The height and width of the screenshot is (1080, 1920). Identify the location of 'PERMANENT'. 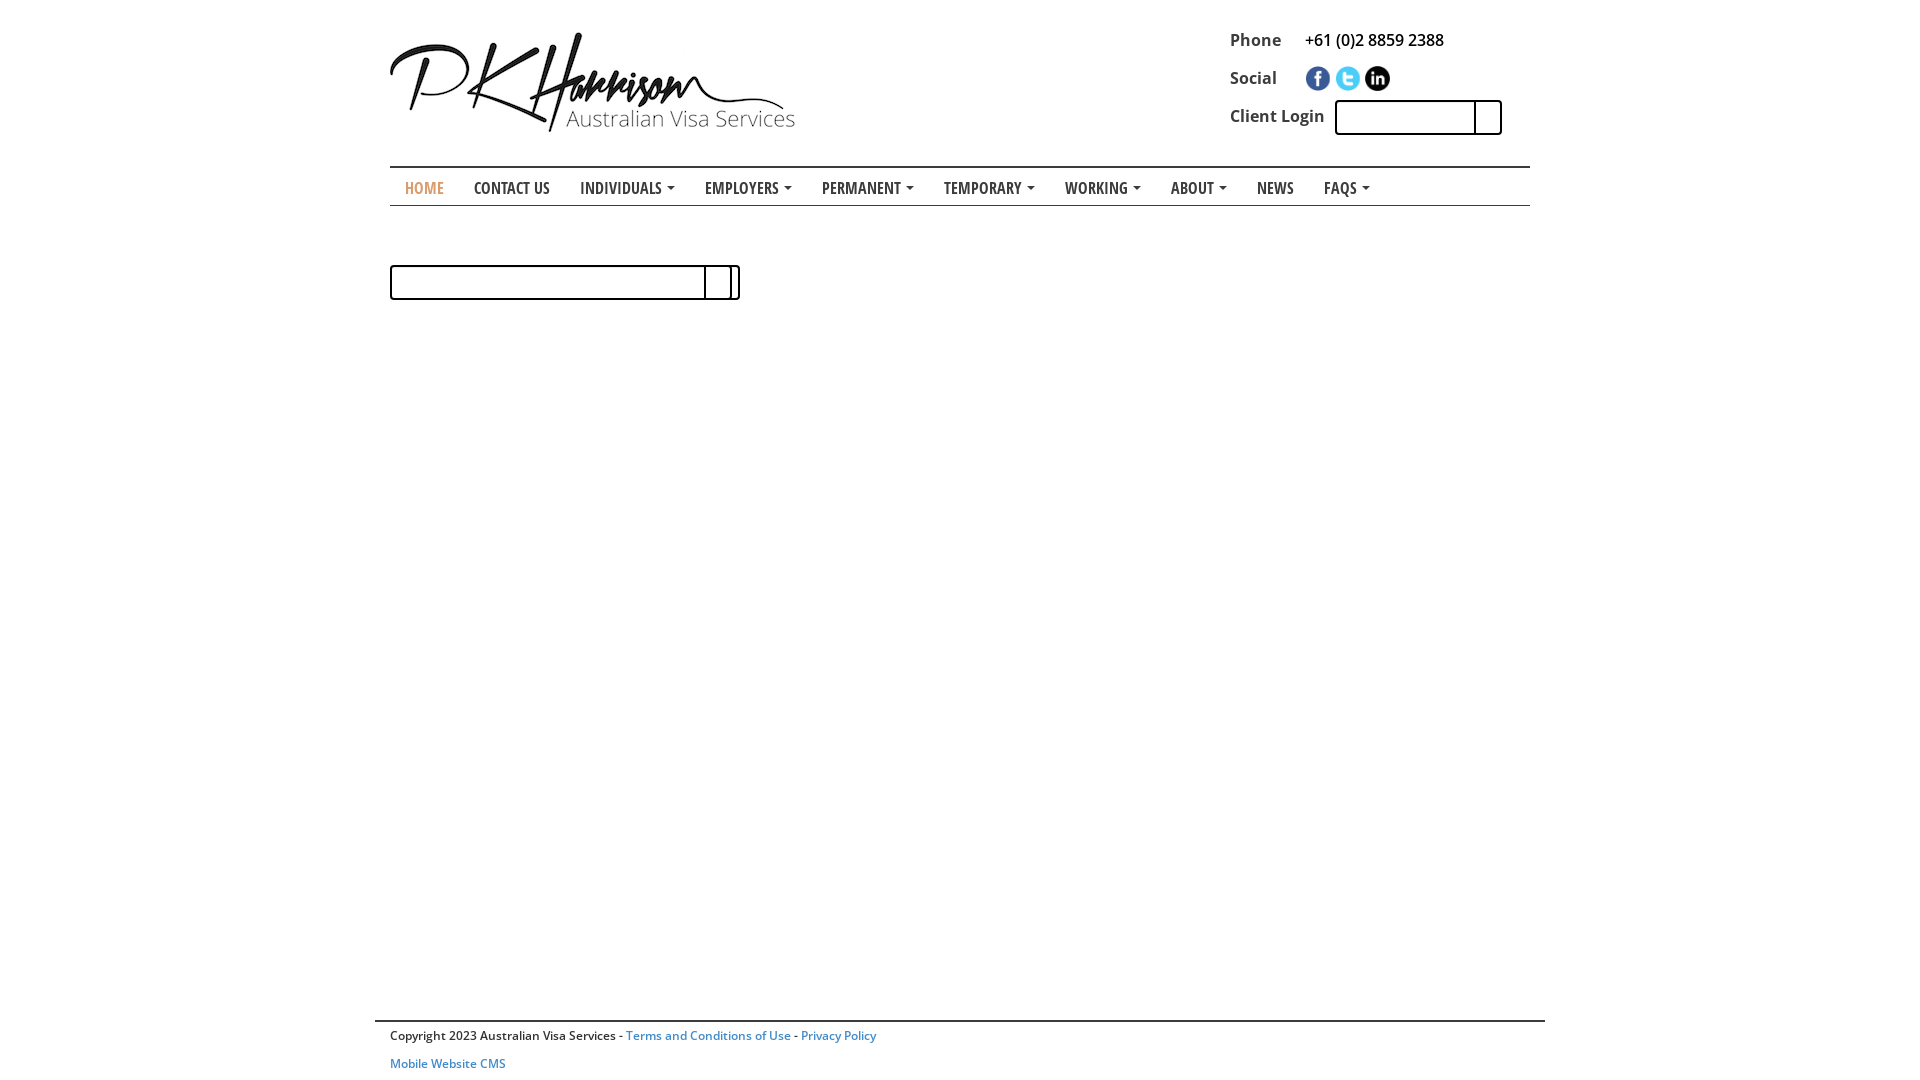
(806, 186).